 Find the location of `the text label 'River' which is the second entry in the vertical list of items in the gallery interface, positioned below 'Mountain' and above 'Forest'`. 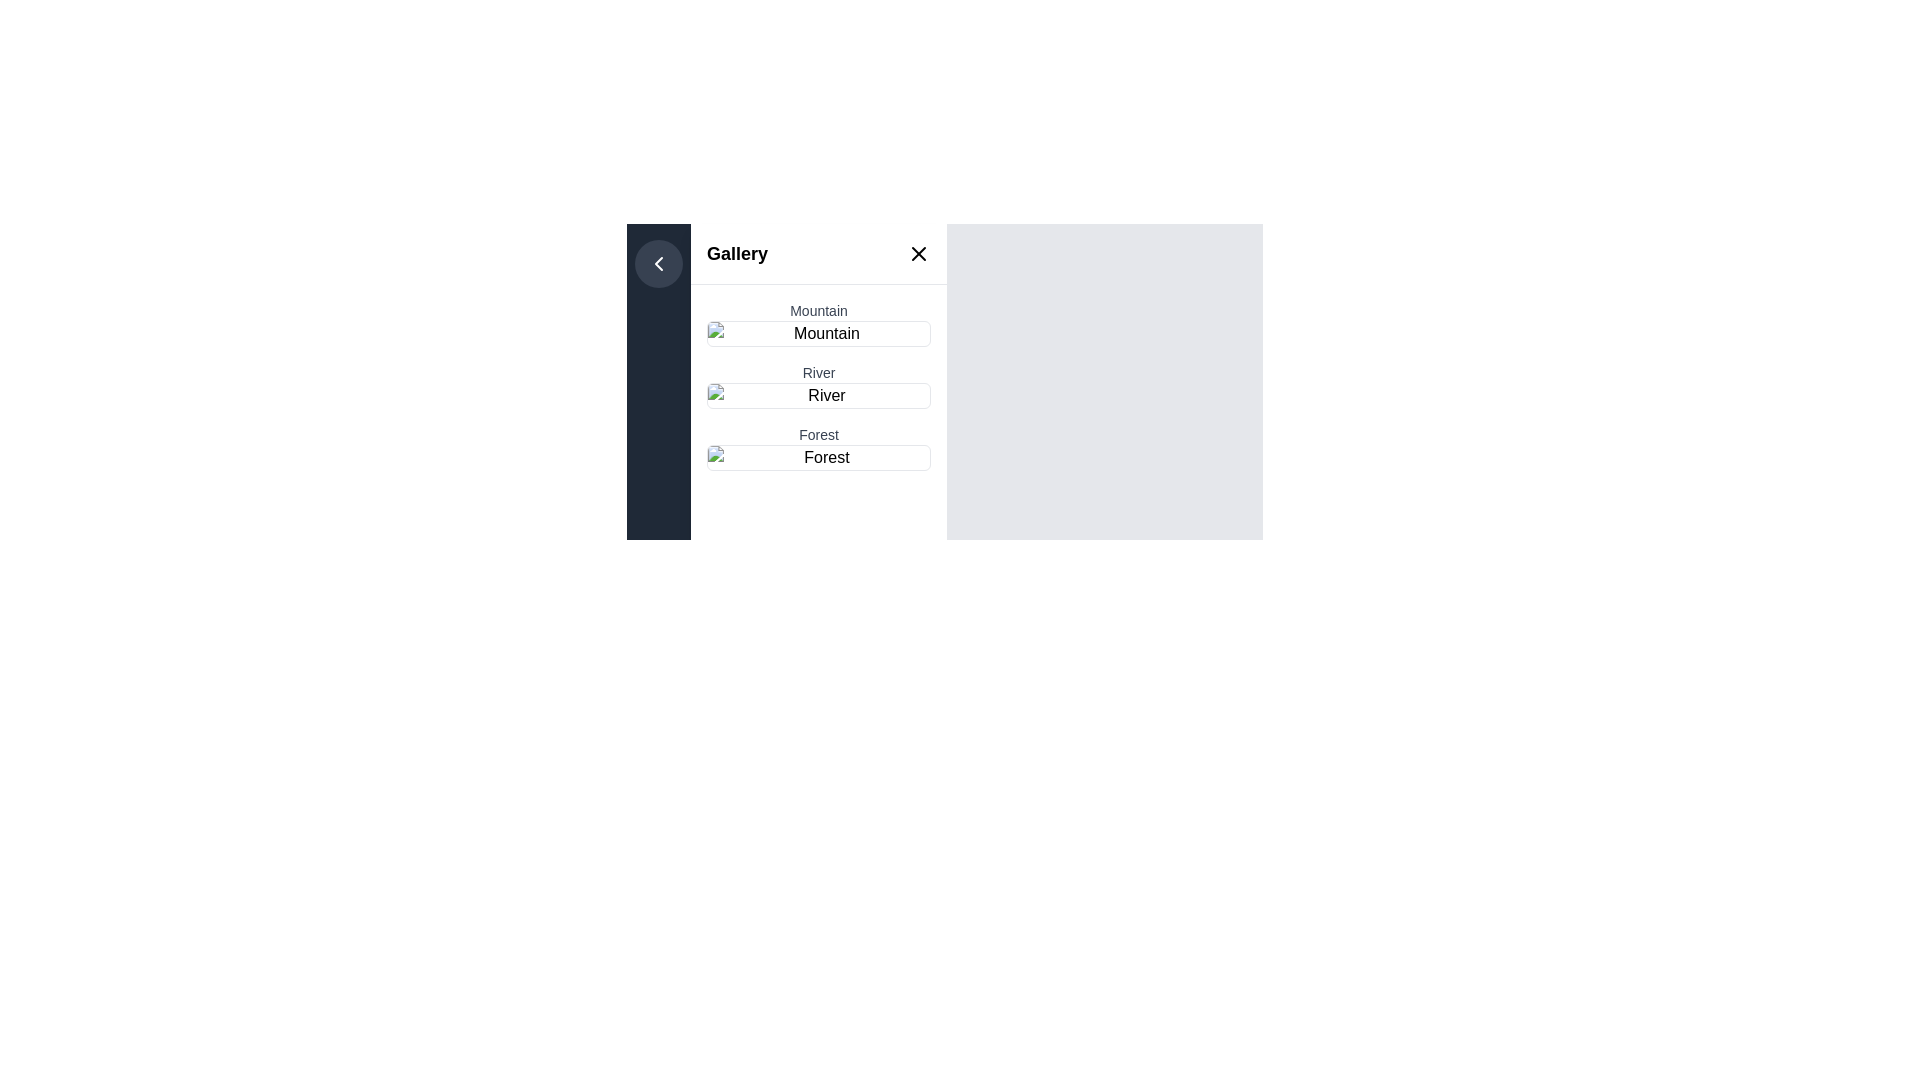

the text label 'River' which is the second entry in the vertical list of items in the gallery interface, positioned below 'Mountain' and above 'Forest' is located at coordinates (819, 373).